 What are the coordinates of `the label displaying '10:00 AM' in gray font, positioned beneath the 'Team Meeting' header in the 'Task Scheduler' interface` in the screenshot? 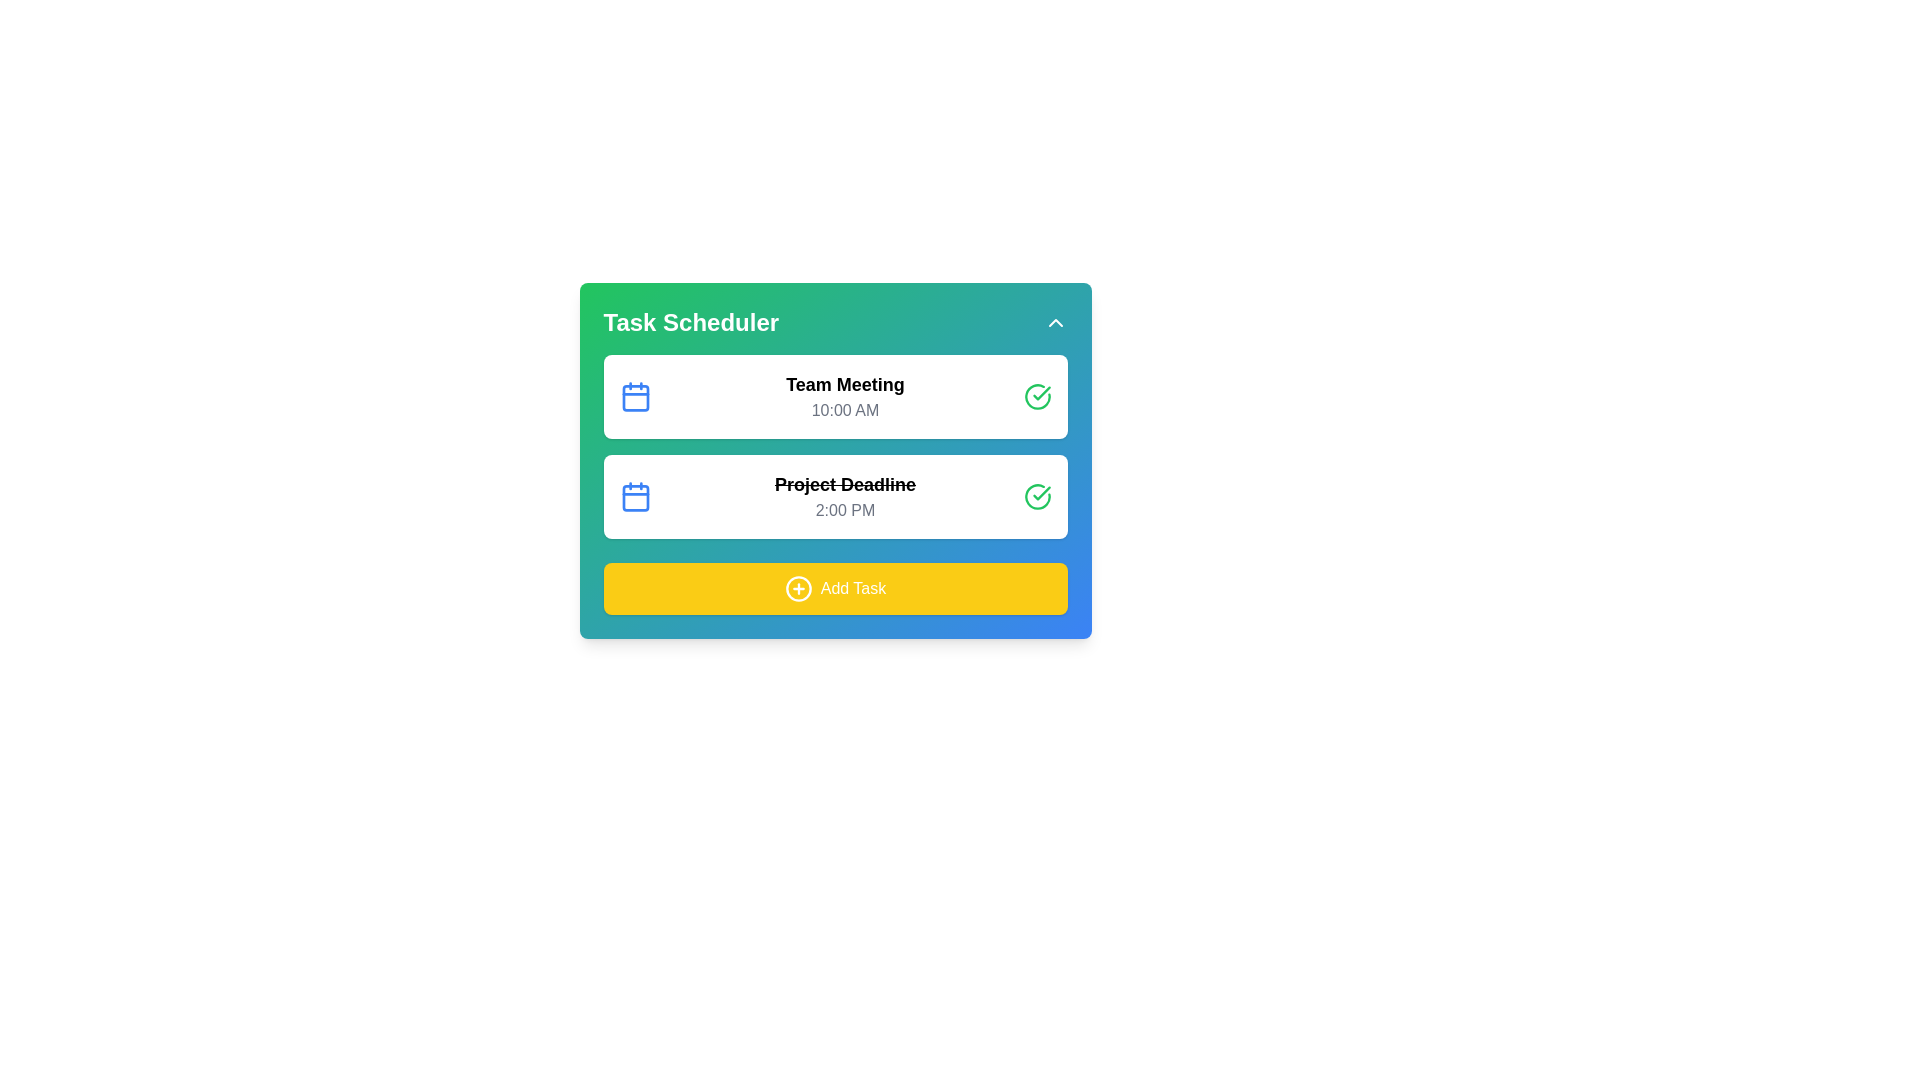 It's located at (845, 410).